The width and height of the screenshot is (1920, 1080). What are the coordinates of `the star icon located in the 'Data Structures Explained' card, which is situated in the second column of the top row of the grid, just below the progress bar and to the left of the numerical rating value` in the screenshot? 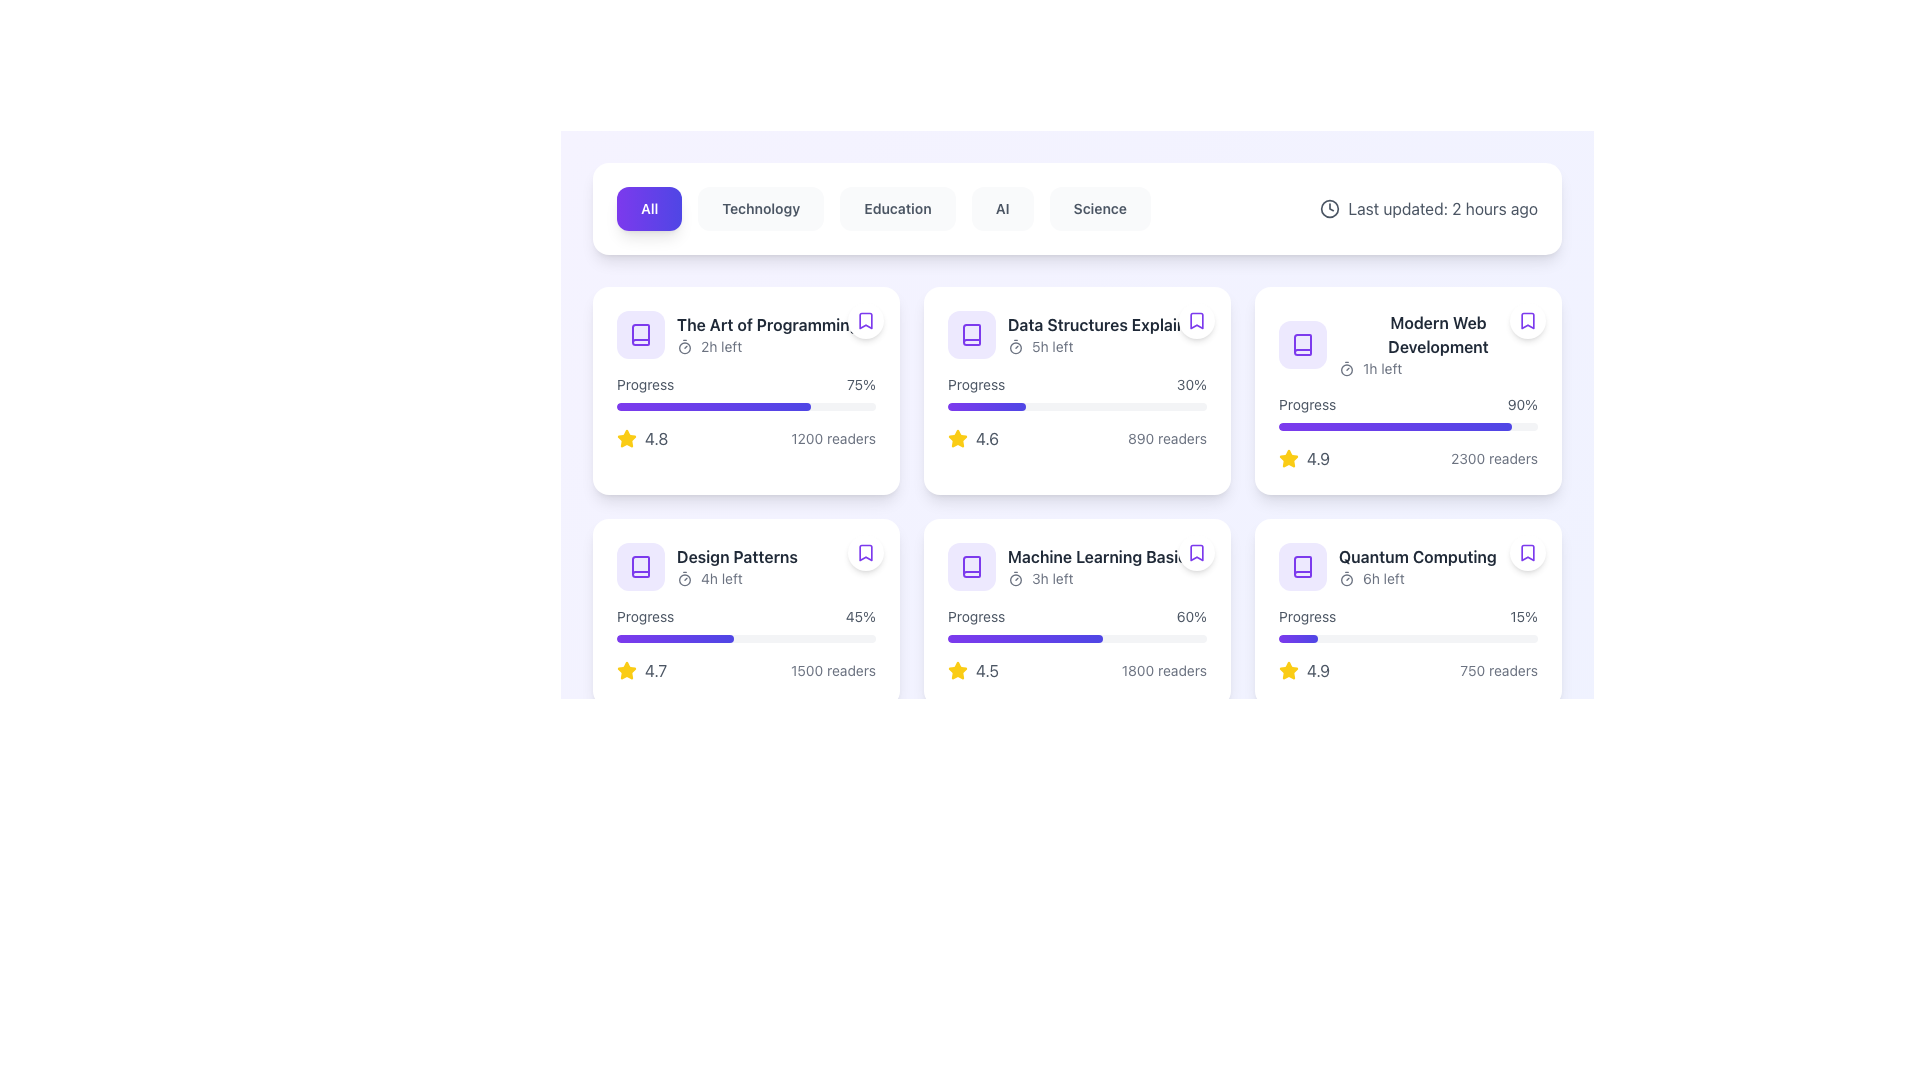 It's located at (957, 437).